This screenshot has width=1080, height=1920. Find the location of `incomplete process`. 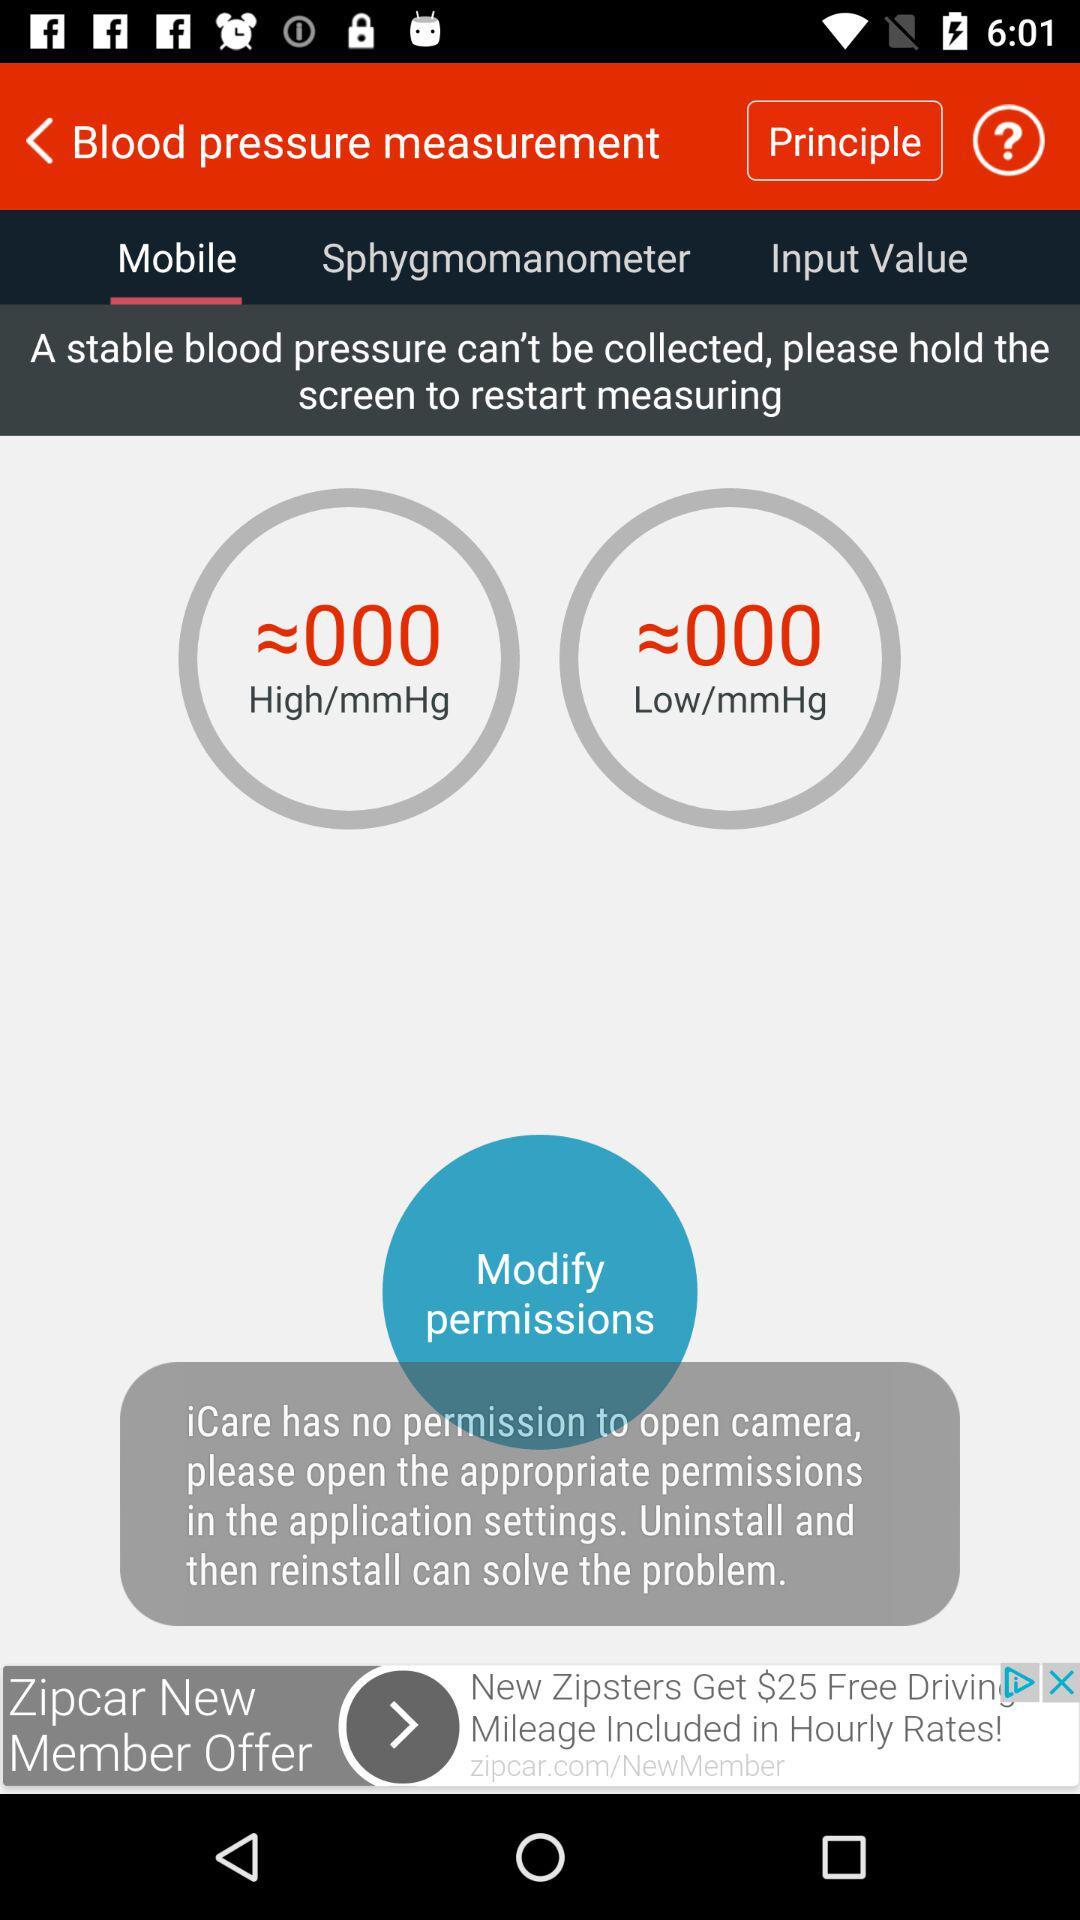

incomplete process is located at coordinates (1008, 139).